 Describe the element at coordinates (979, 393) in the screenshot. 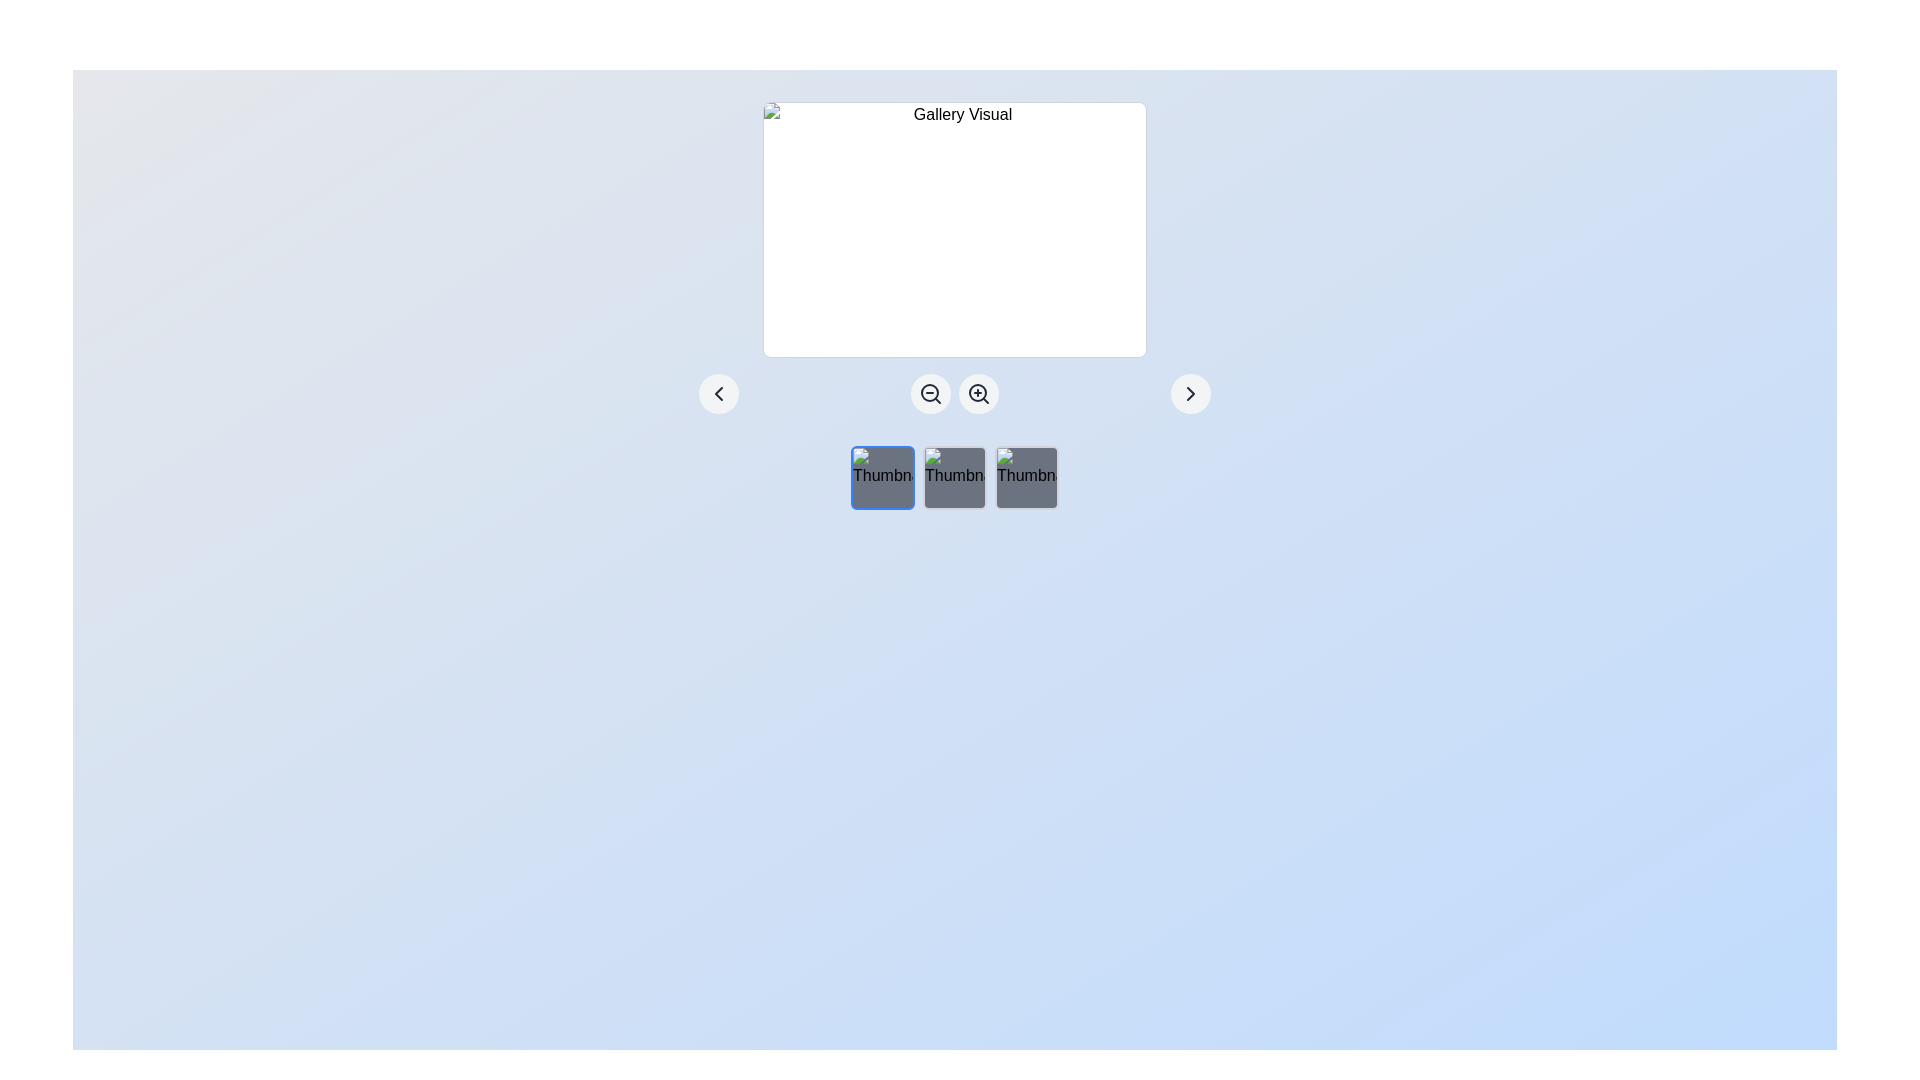

I see `the circular button with a magnifying glass icon and plus sign, located as the second button from the left below the 'Gallery Visual' area to zoom in` at that location.